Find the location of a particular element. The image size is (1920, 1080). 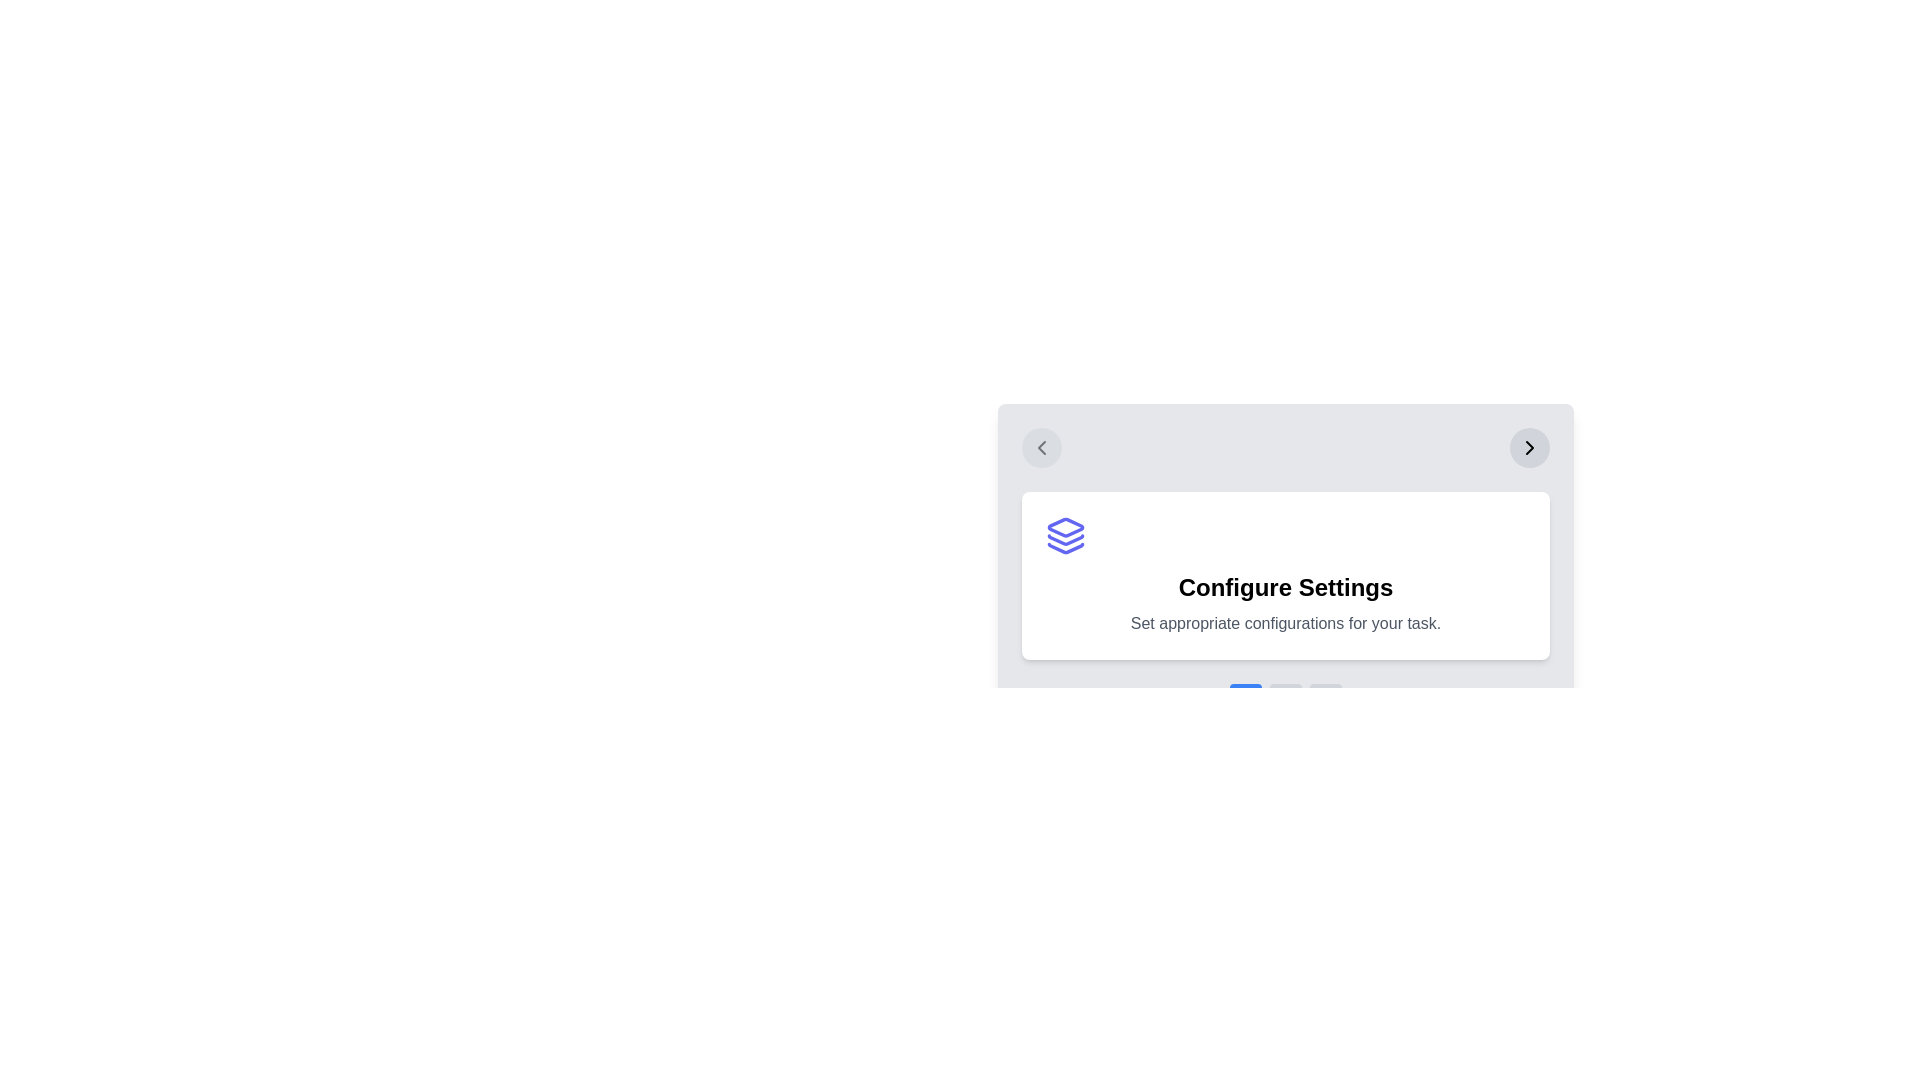

right arrow button to navigate to the next step is located at coordinates (1529, 446).